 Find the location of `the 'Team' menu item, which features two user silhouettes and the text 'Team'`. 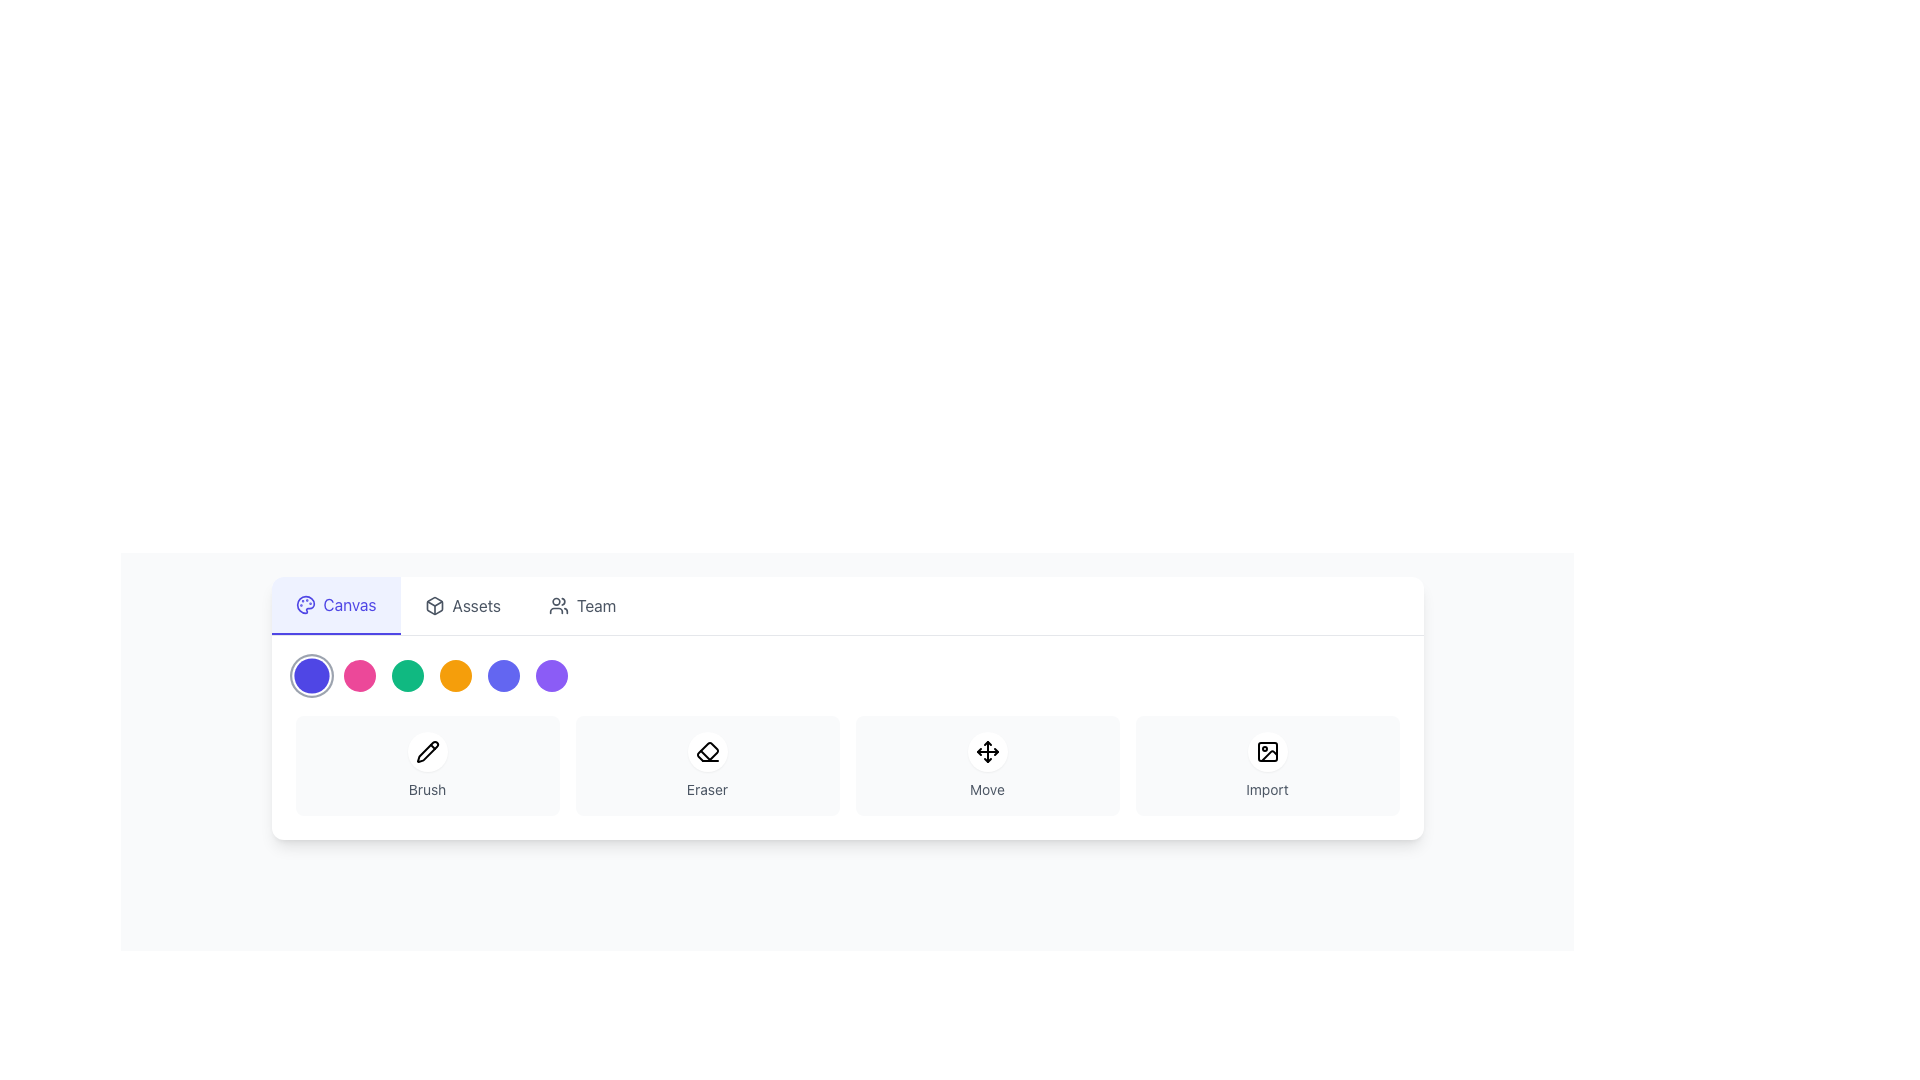

the 'Team' menu item, which features two user silhouettes and the text 'Team' is located at coordinates (581, 604).